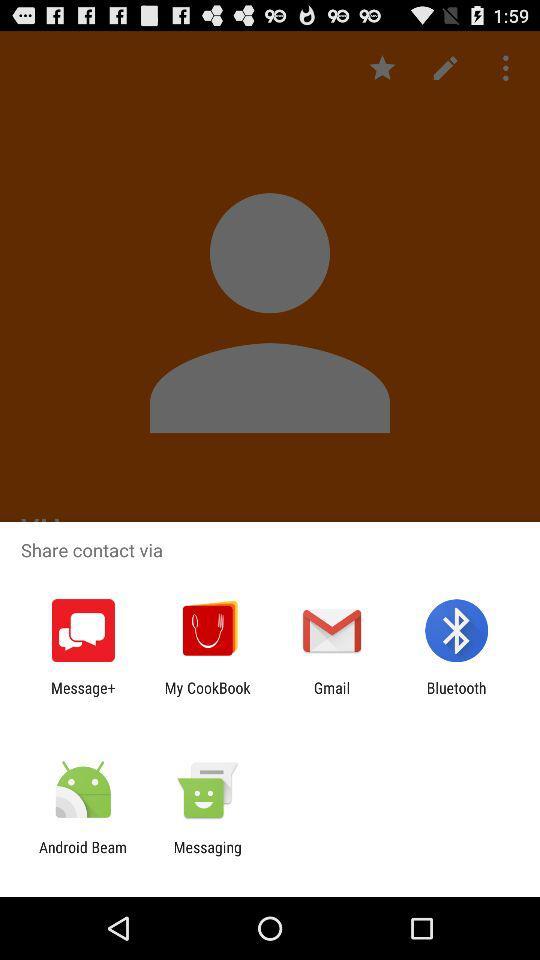 The image size is (540, 960). What do you see at coordinates (206, 696) in the screenshot?
I see `the icon next to gmail icon` at bounding box center [206, 696].